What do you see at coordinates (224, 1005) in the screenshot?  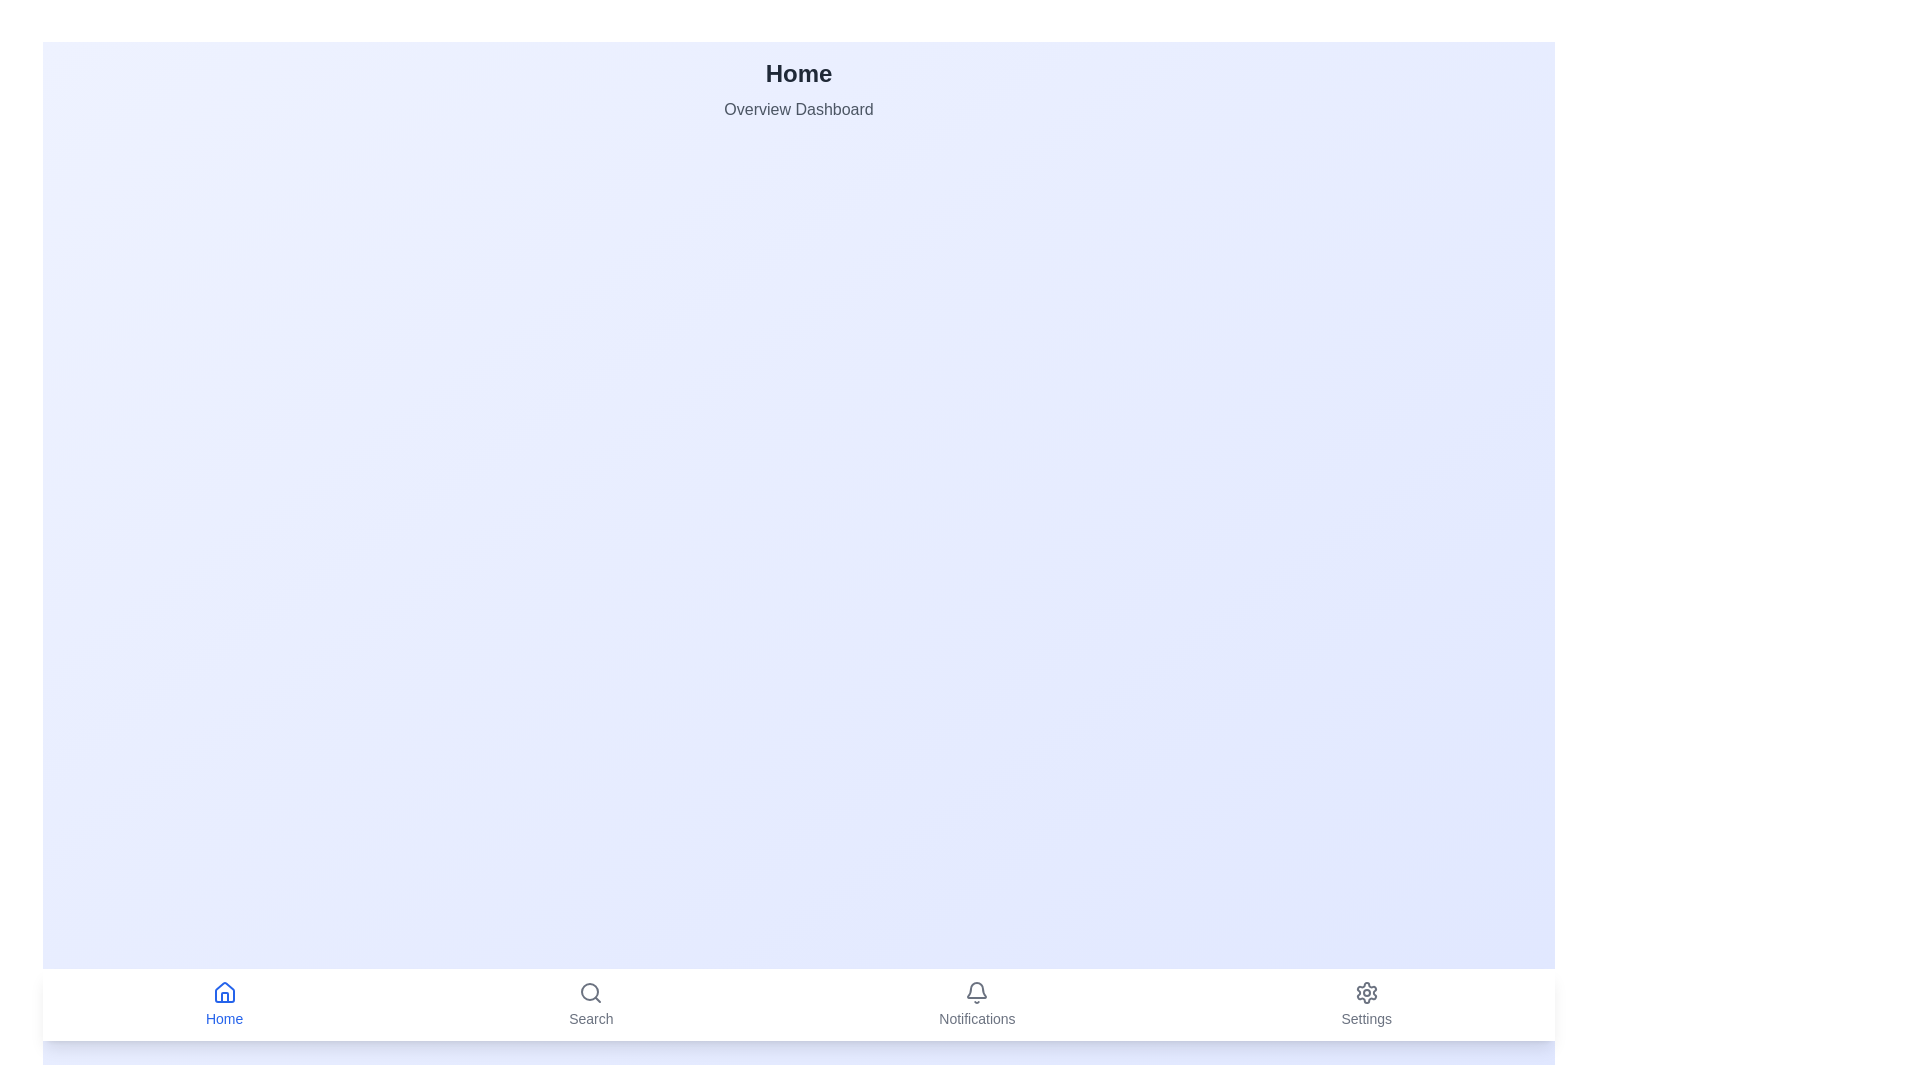 I see `the Home tab in the bottom navigation bar` at bounding box center [224, 1005].